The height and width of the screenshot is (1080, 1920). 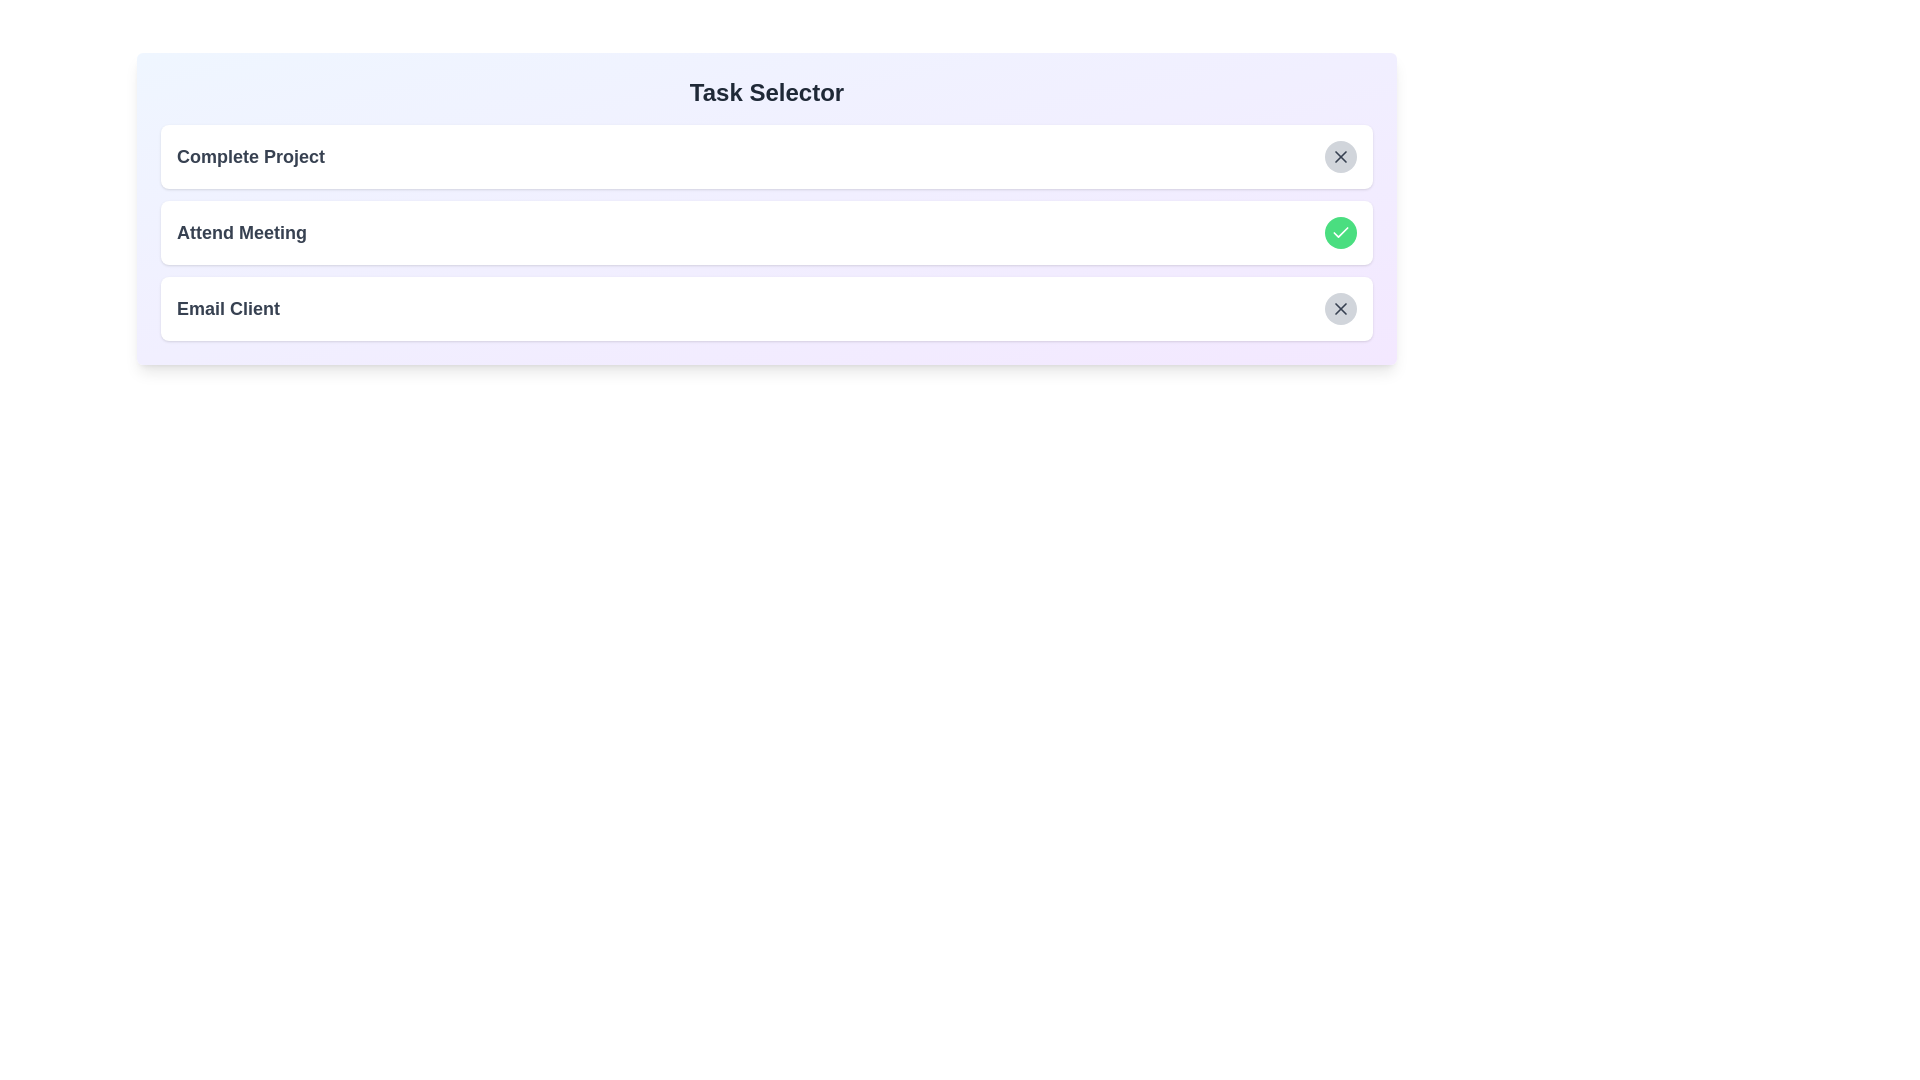 I want to click on the task Attend Meeting, so click(x=1340, y=231).